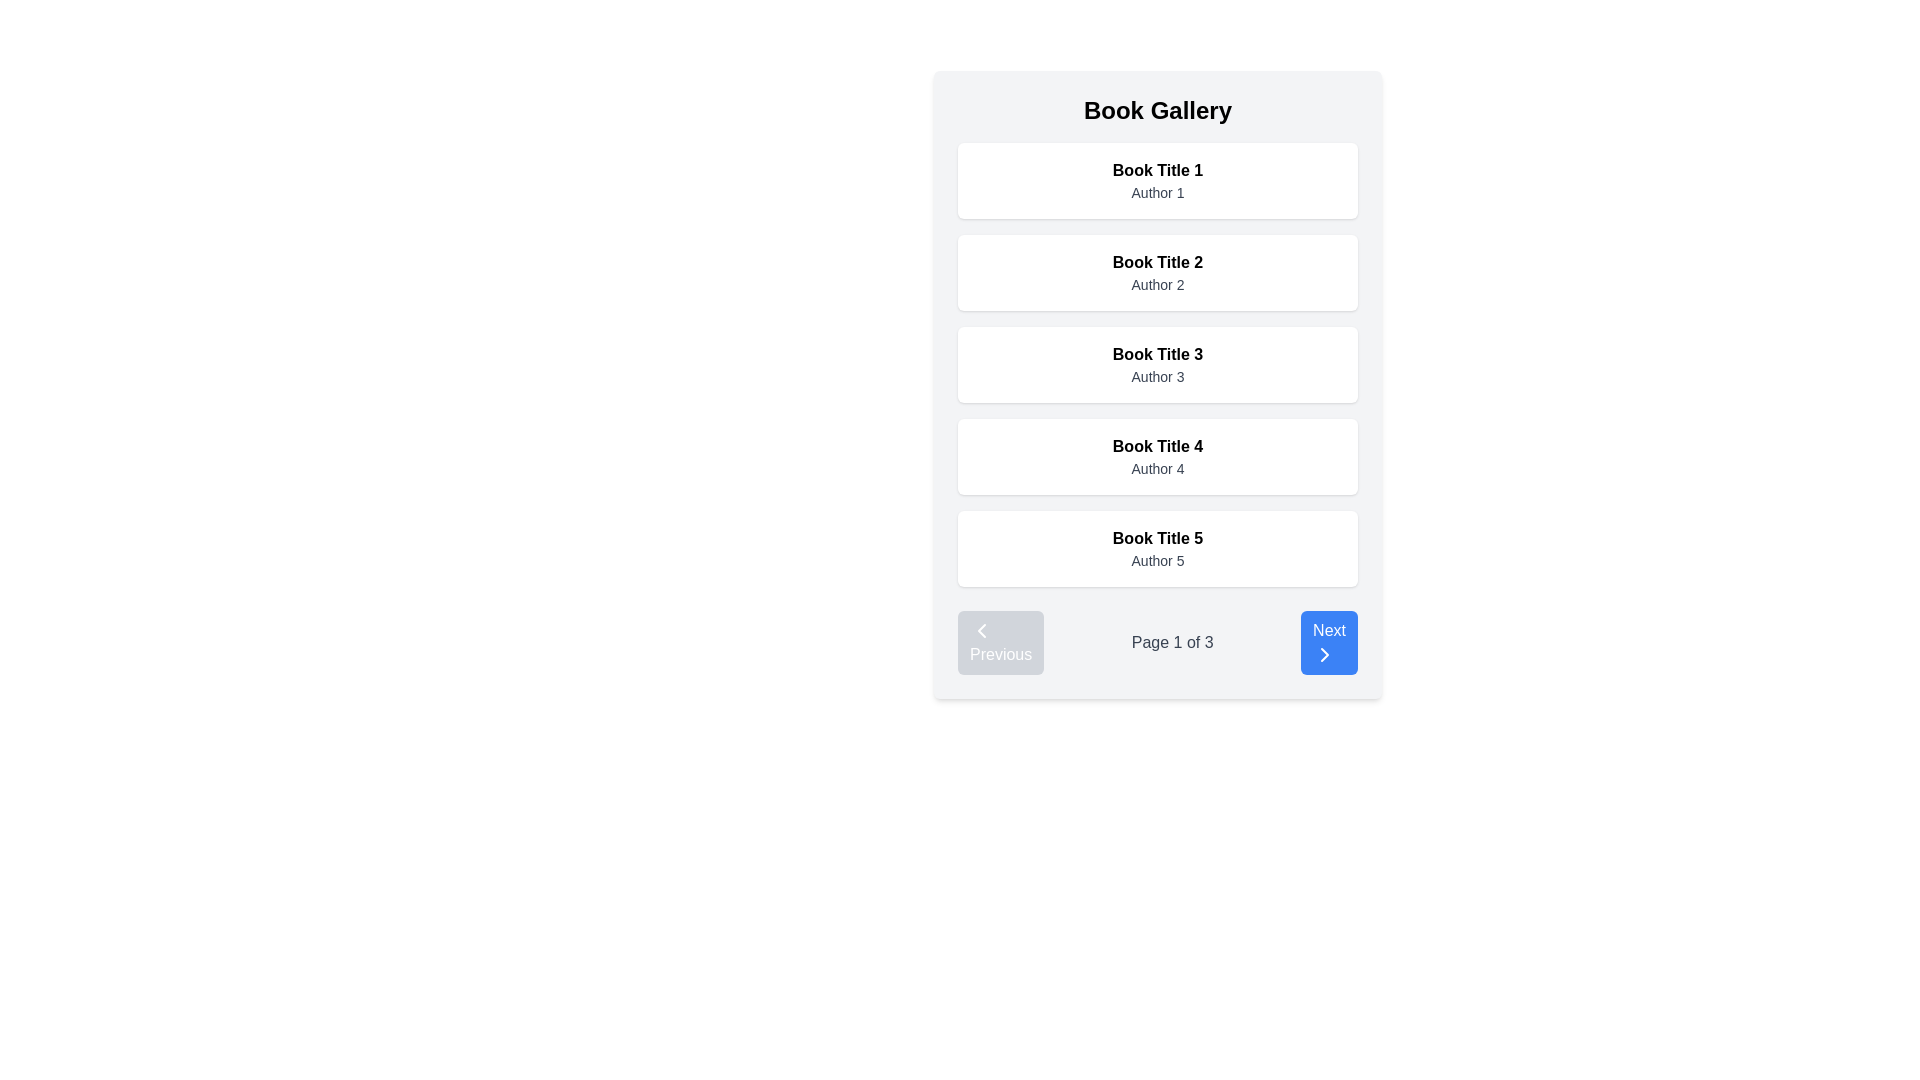 The height and width of the screenshot is (1080, 1920). What do you see at coordinates (1157, 365) in the screenshot?
I see `the list item displaying 'Book Title 3' and 'Author 3', which is the third item in the vertical list` at bounding box center [1157, 365].